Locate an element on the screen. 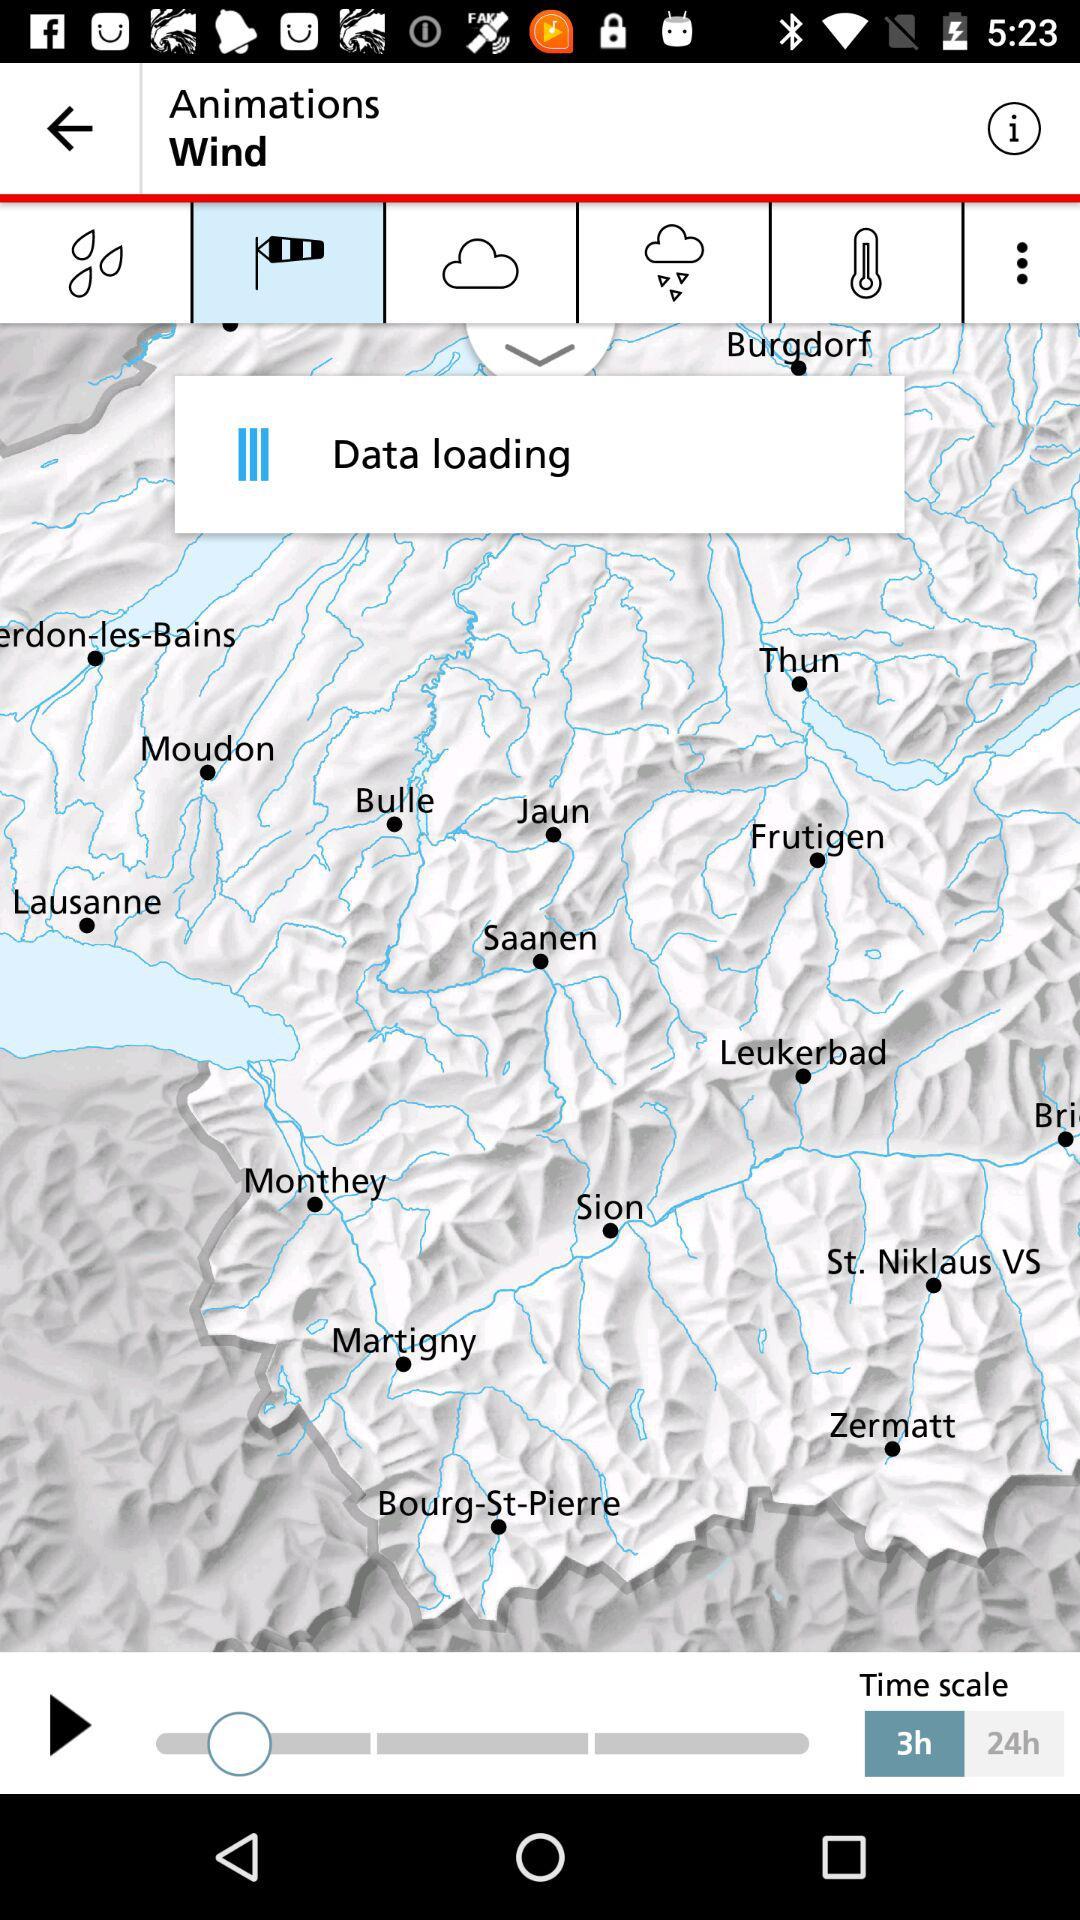 The image size is (1080, 1920). the more icon is located at coordinates (1022, 261).